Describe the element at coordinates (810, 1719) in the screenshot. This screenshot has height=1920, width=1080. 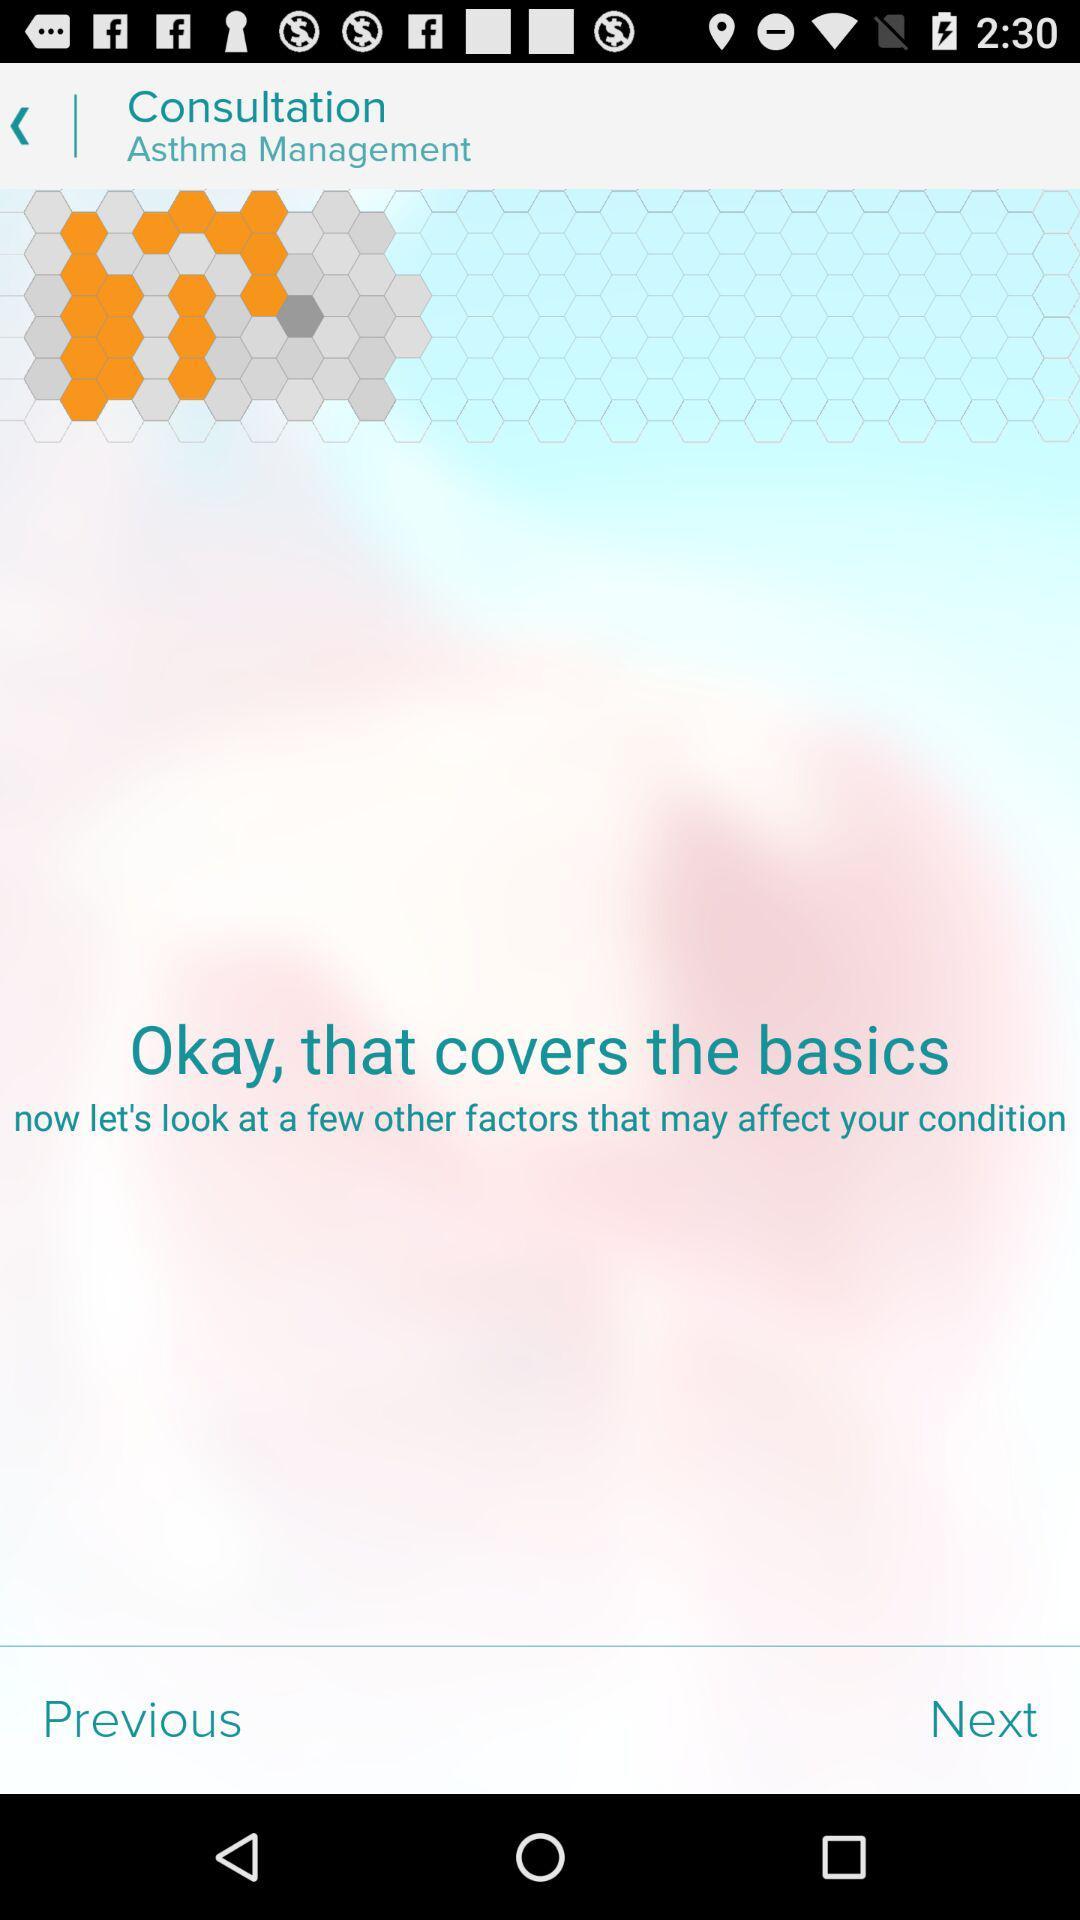
I see `the app at the bottom right corner` at that location.